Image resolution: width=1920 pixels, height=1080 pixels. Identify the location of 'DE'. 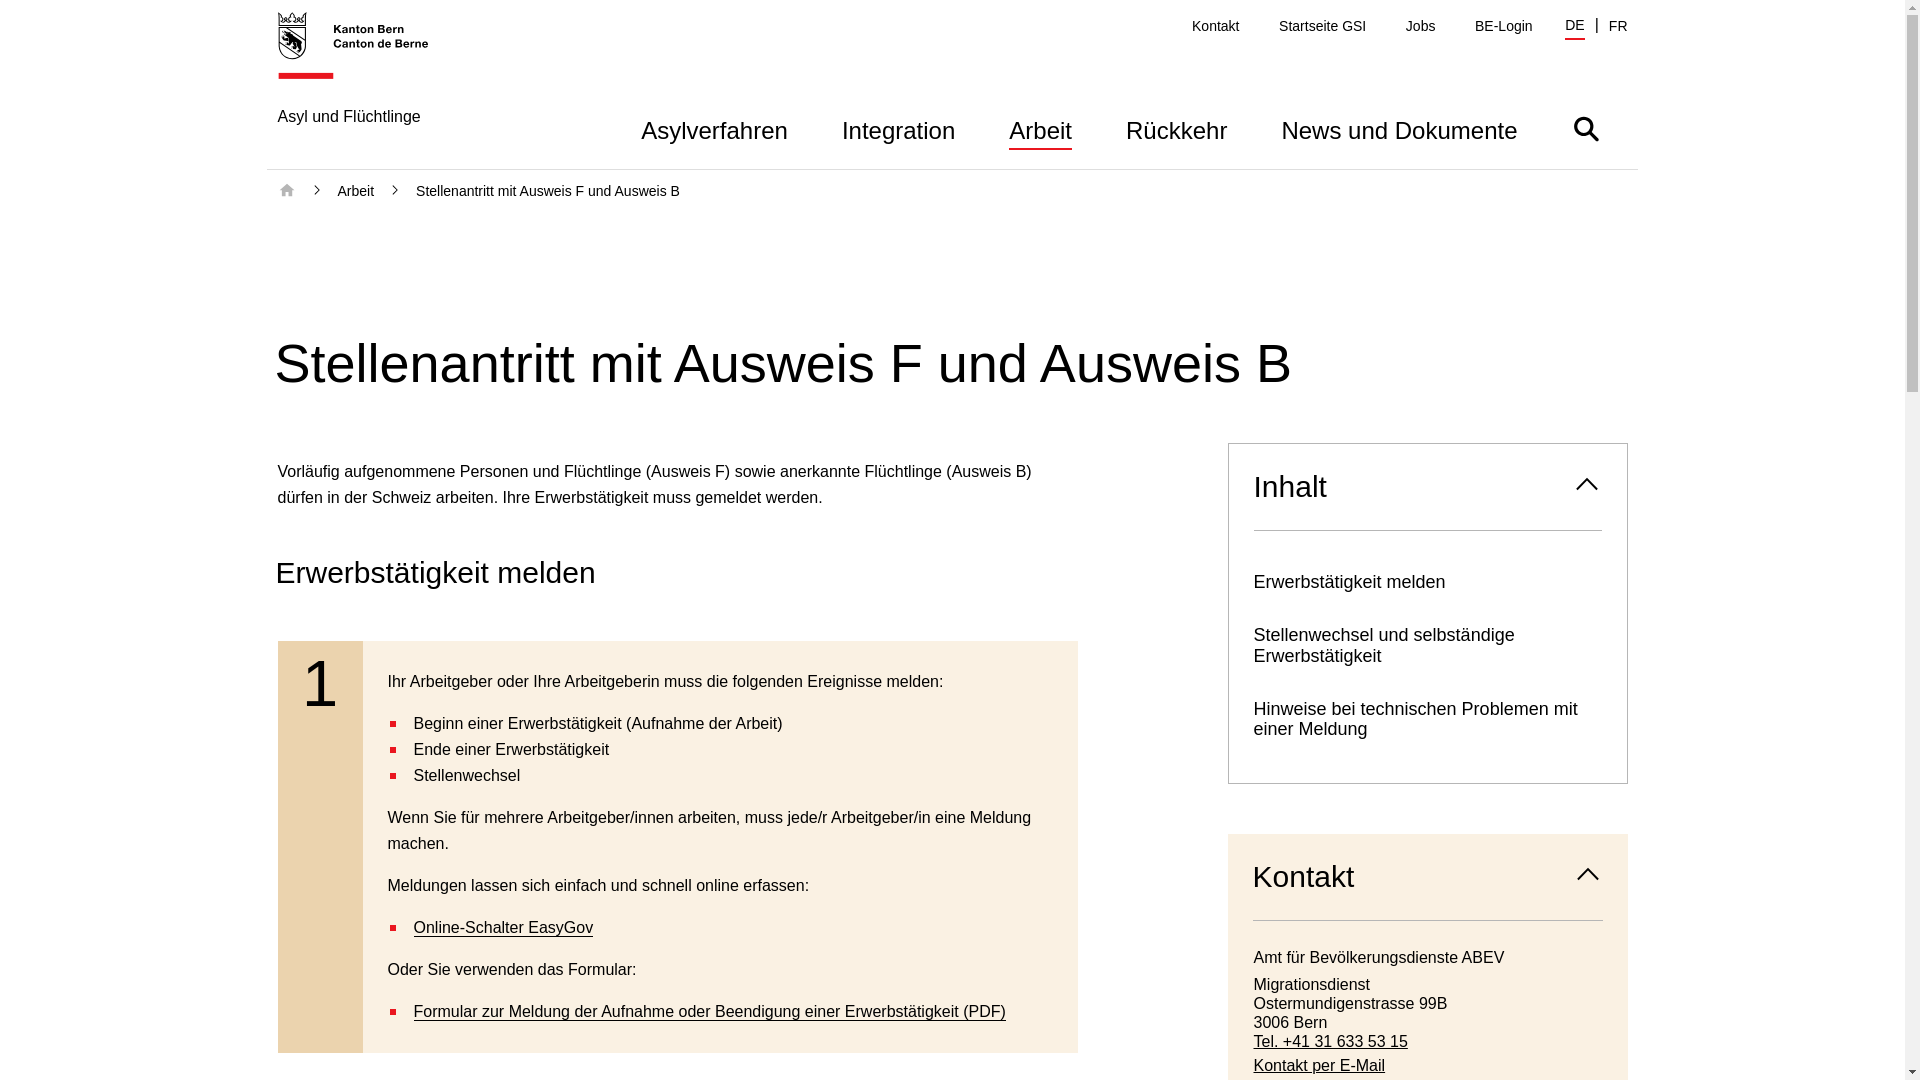
(1573, 27).